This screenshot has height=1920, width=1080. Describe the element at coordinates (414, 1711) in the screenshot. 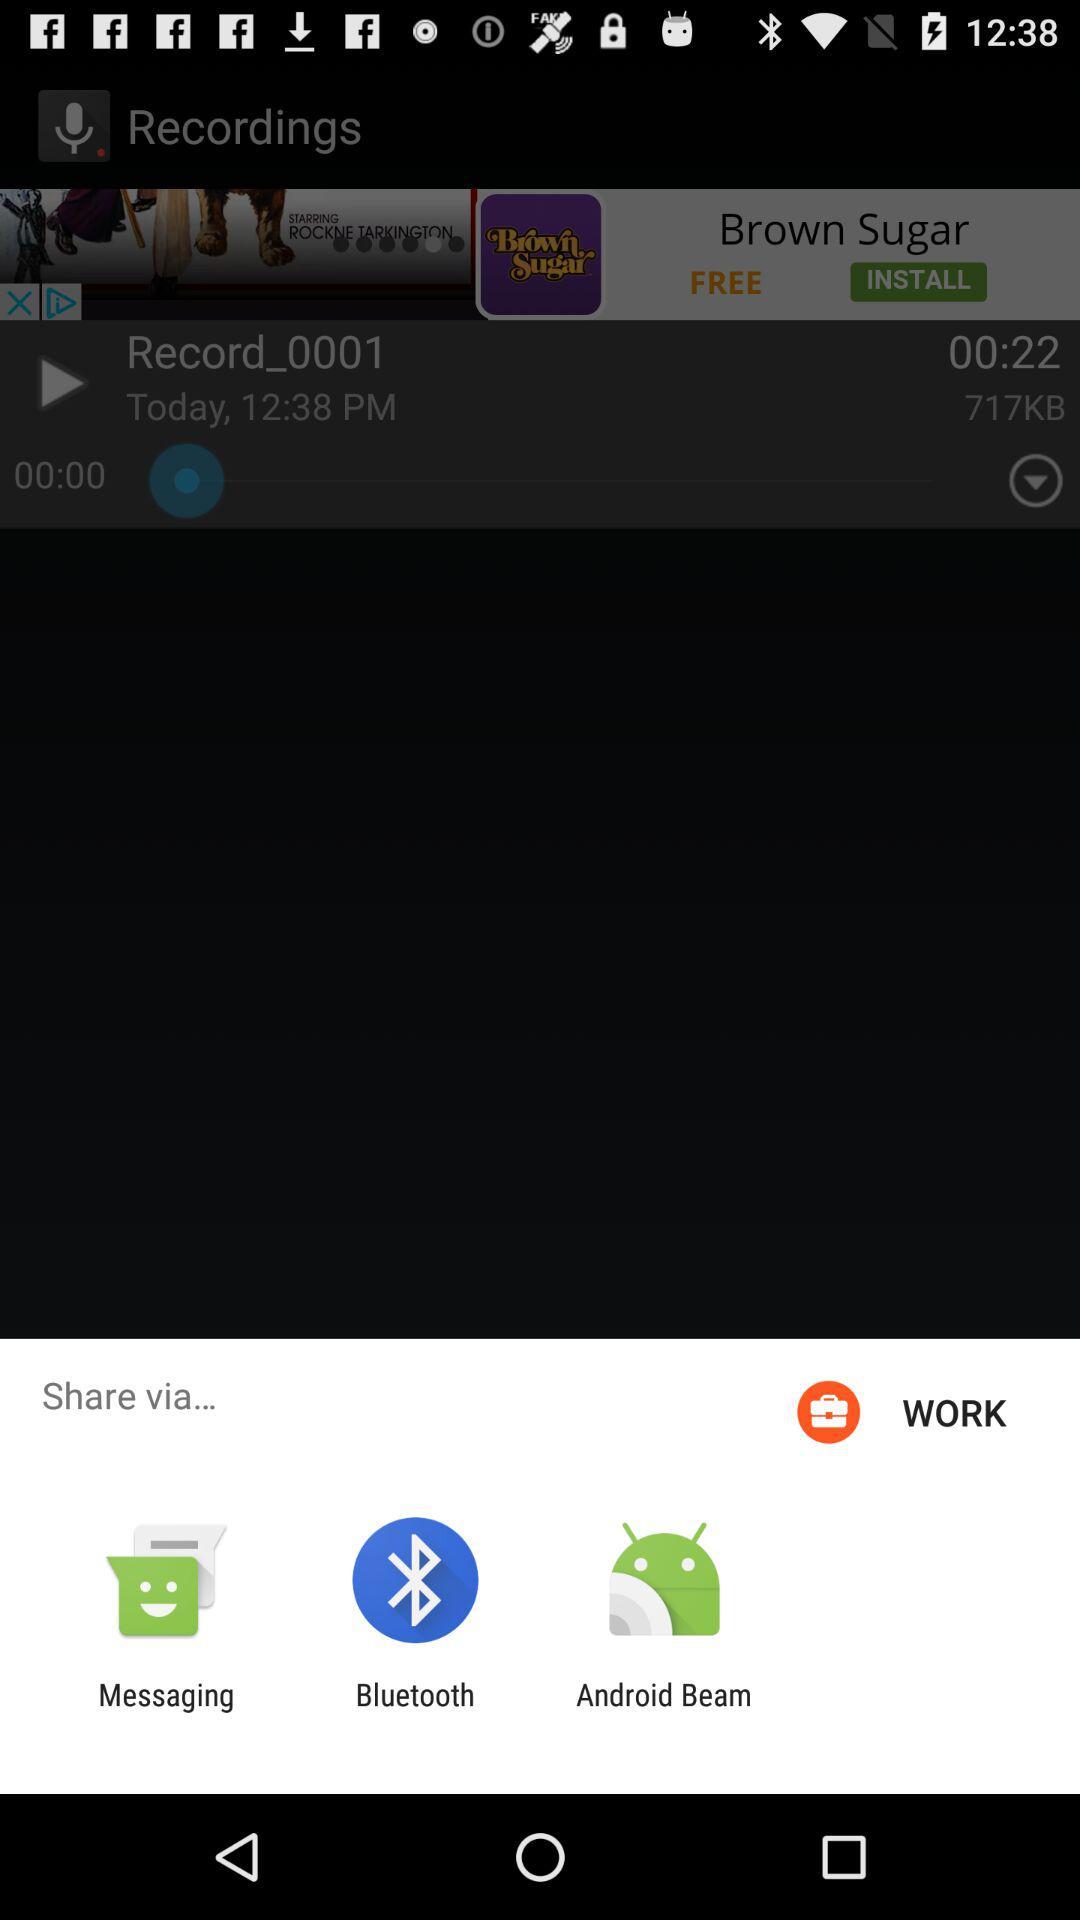

I see `item next to android beam item` at that location.